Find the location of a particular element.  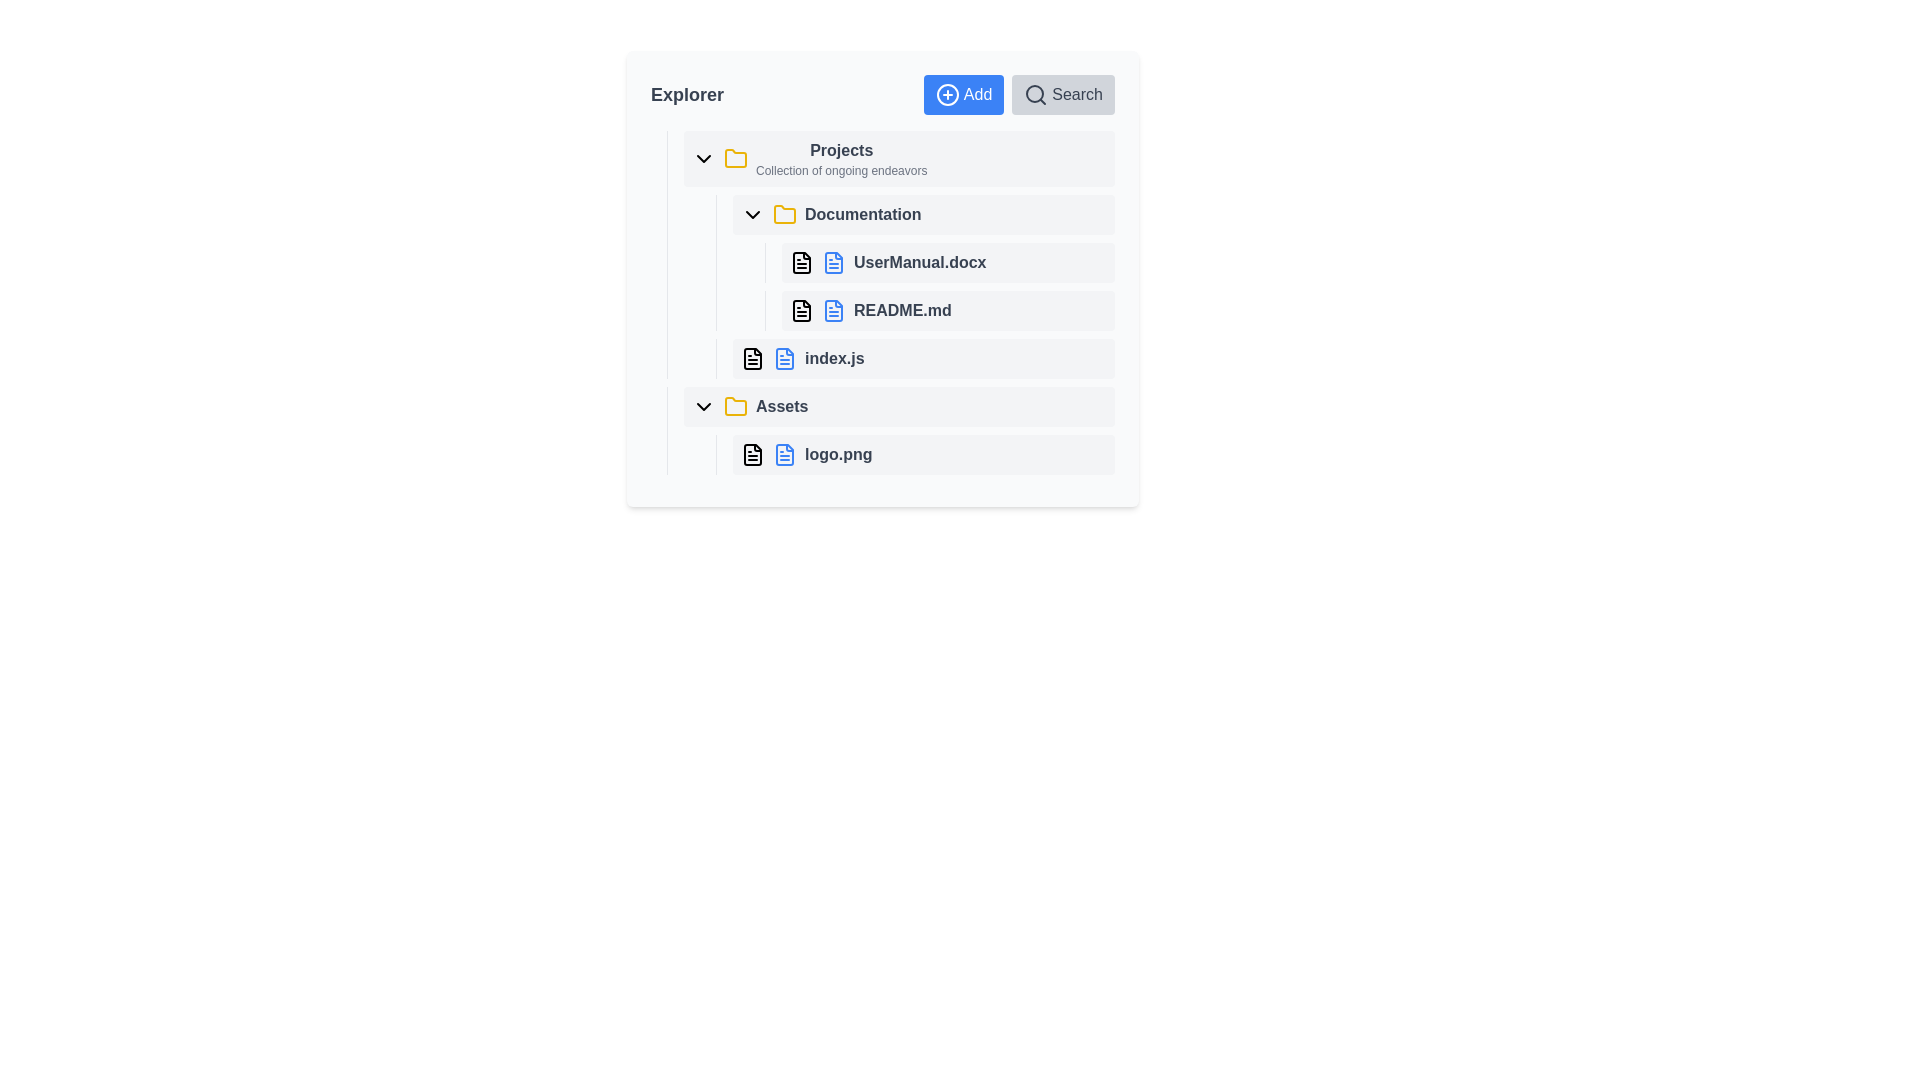

the blue file document icon adjacent to the label 'index.js' is located at coordinates (784, 357).